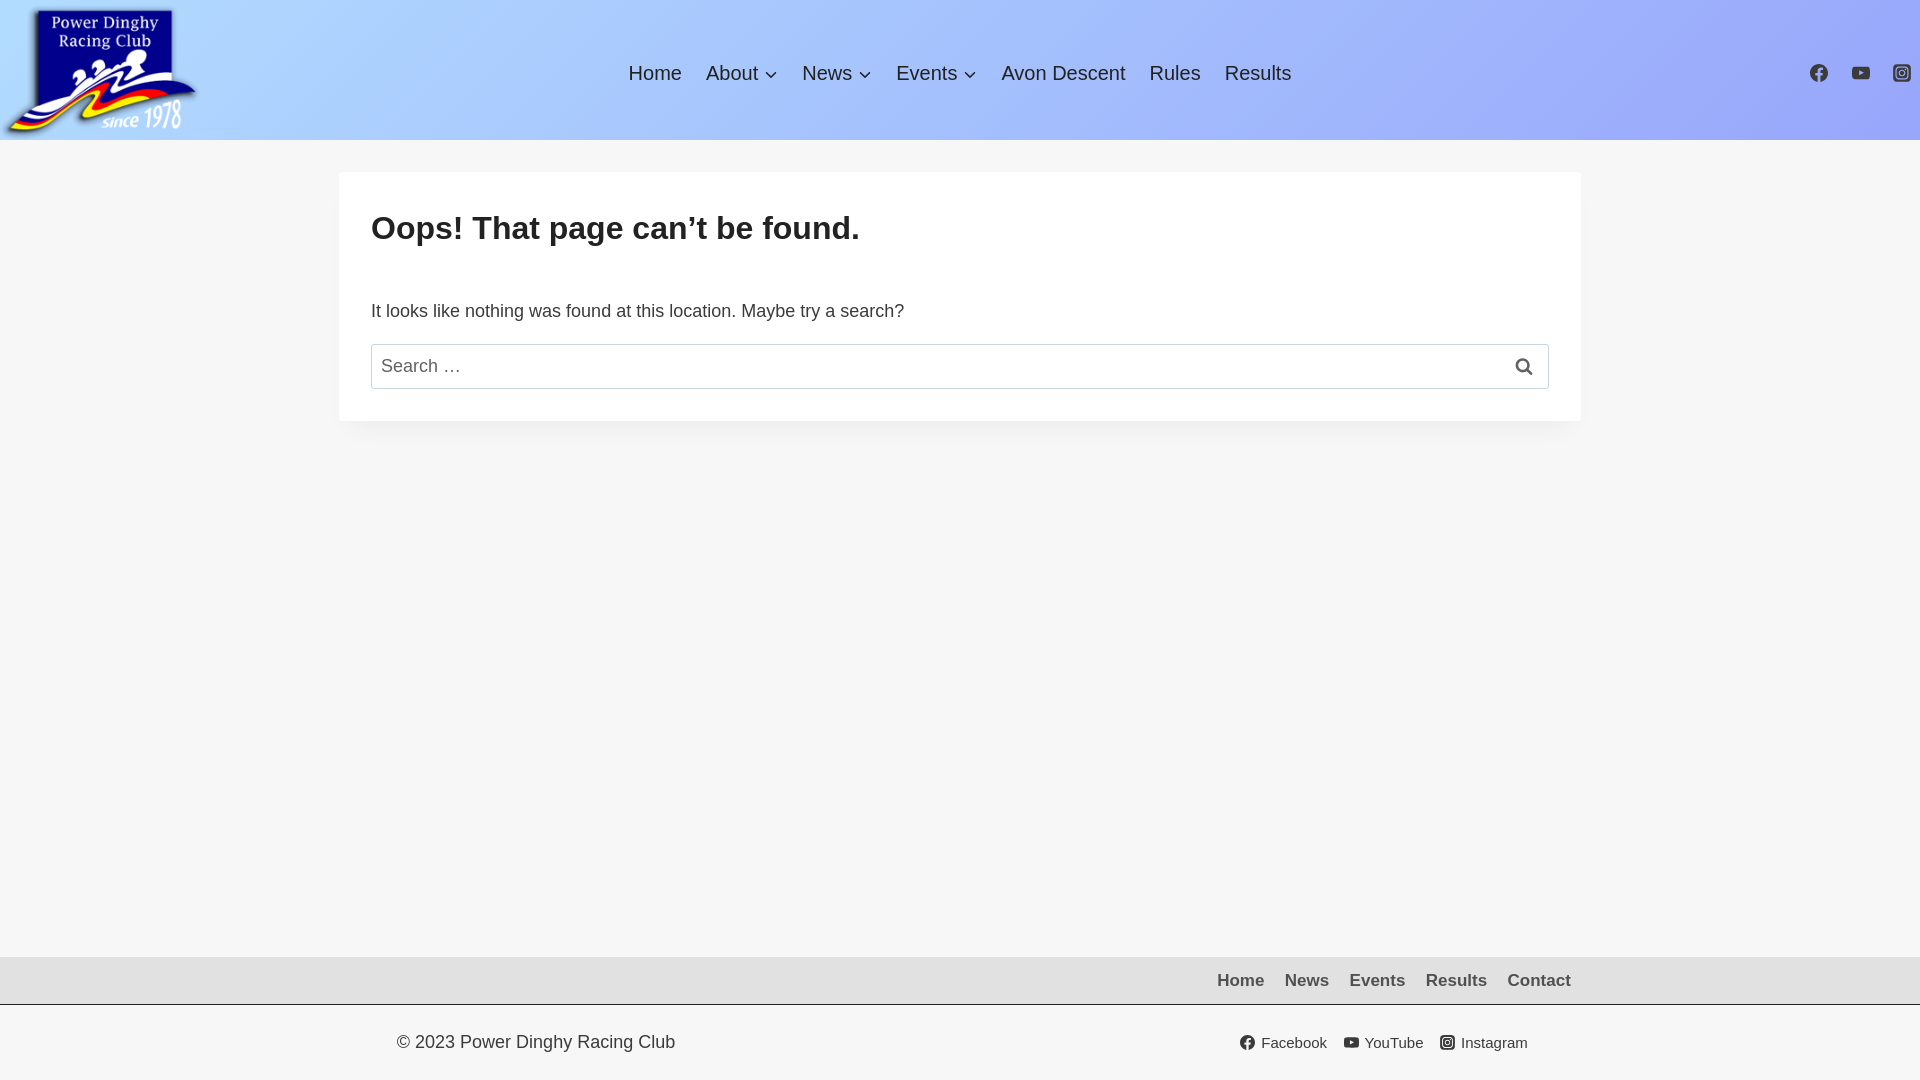 The image size is (1920, 1080). I want to click on 'Search', so click(1522, 366).